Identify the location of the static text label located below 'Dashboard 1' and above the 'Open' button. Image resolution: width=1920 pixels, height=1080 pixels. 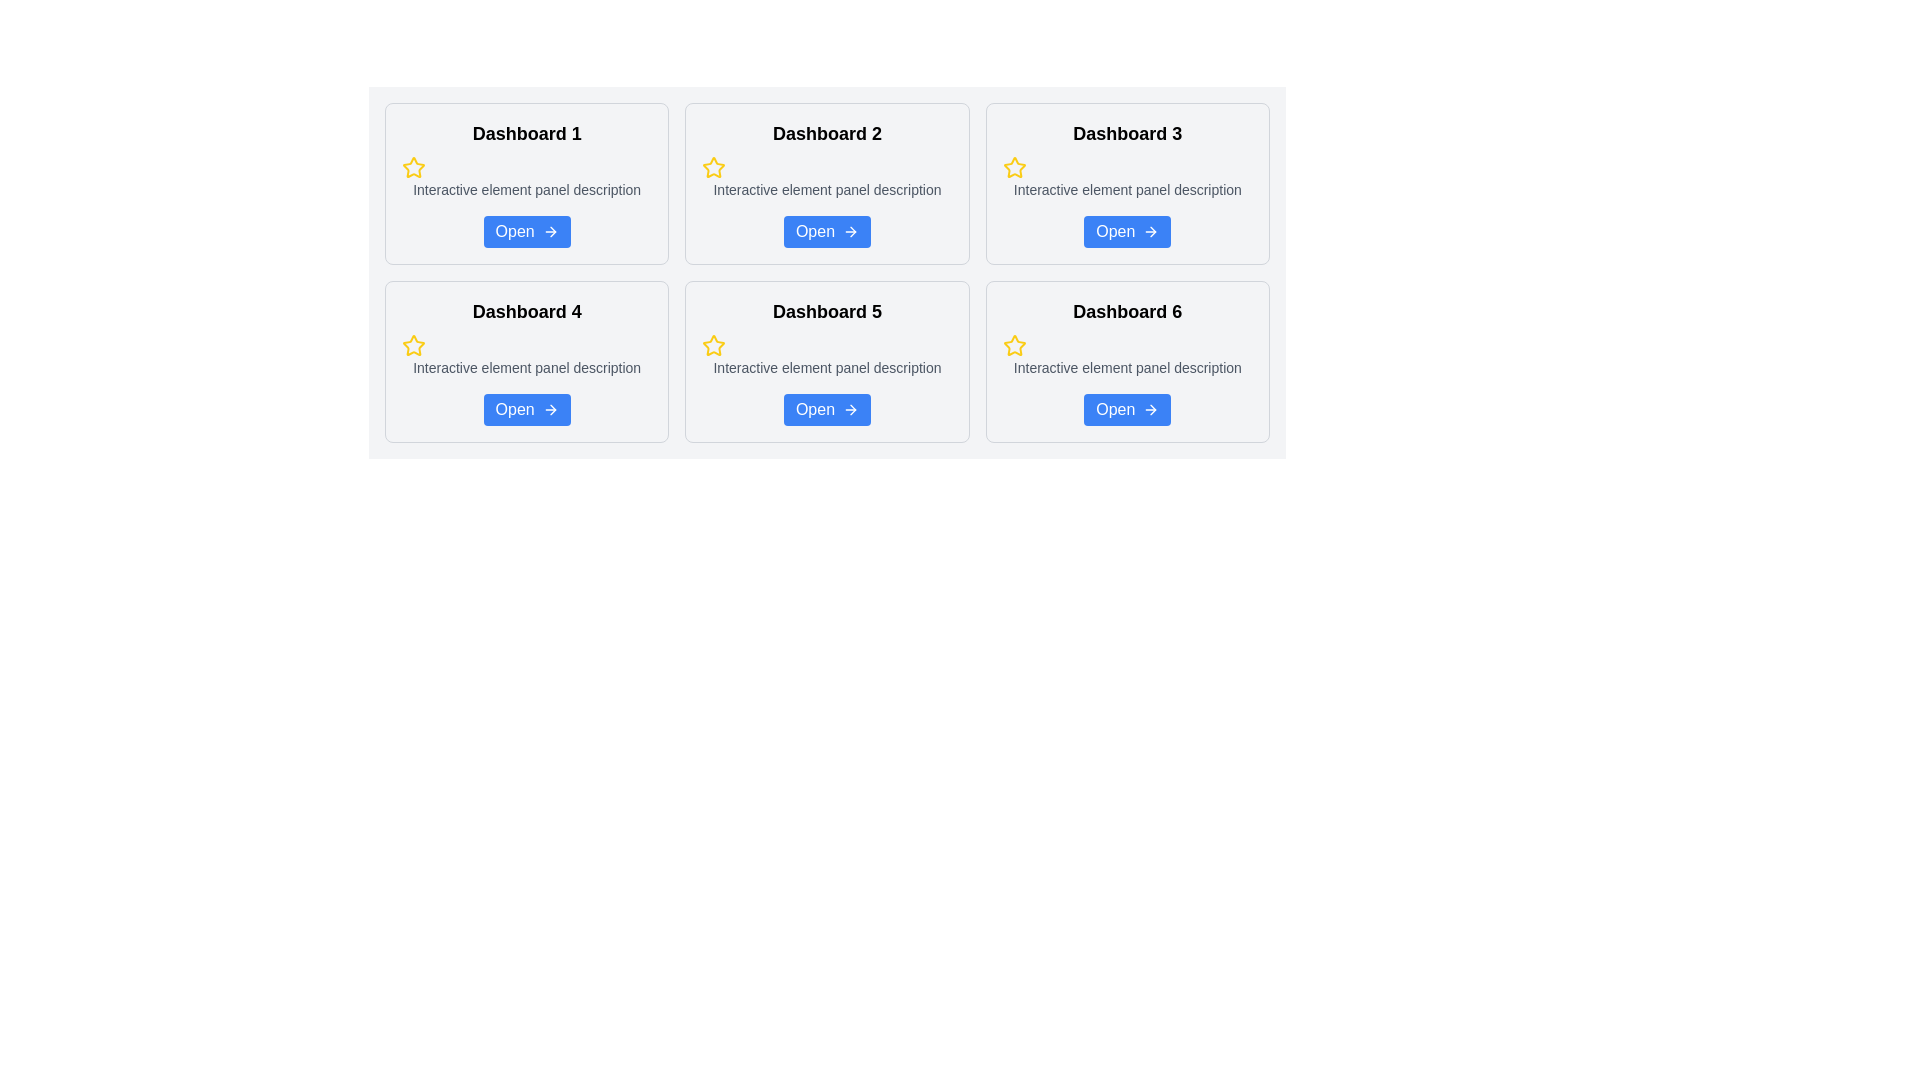
(527, 189).